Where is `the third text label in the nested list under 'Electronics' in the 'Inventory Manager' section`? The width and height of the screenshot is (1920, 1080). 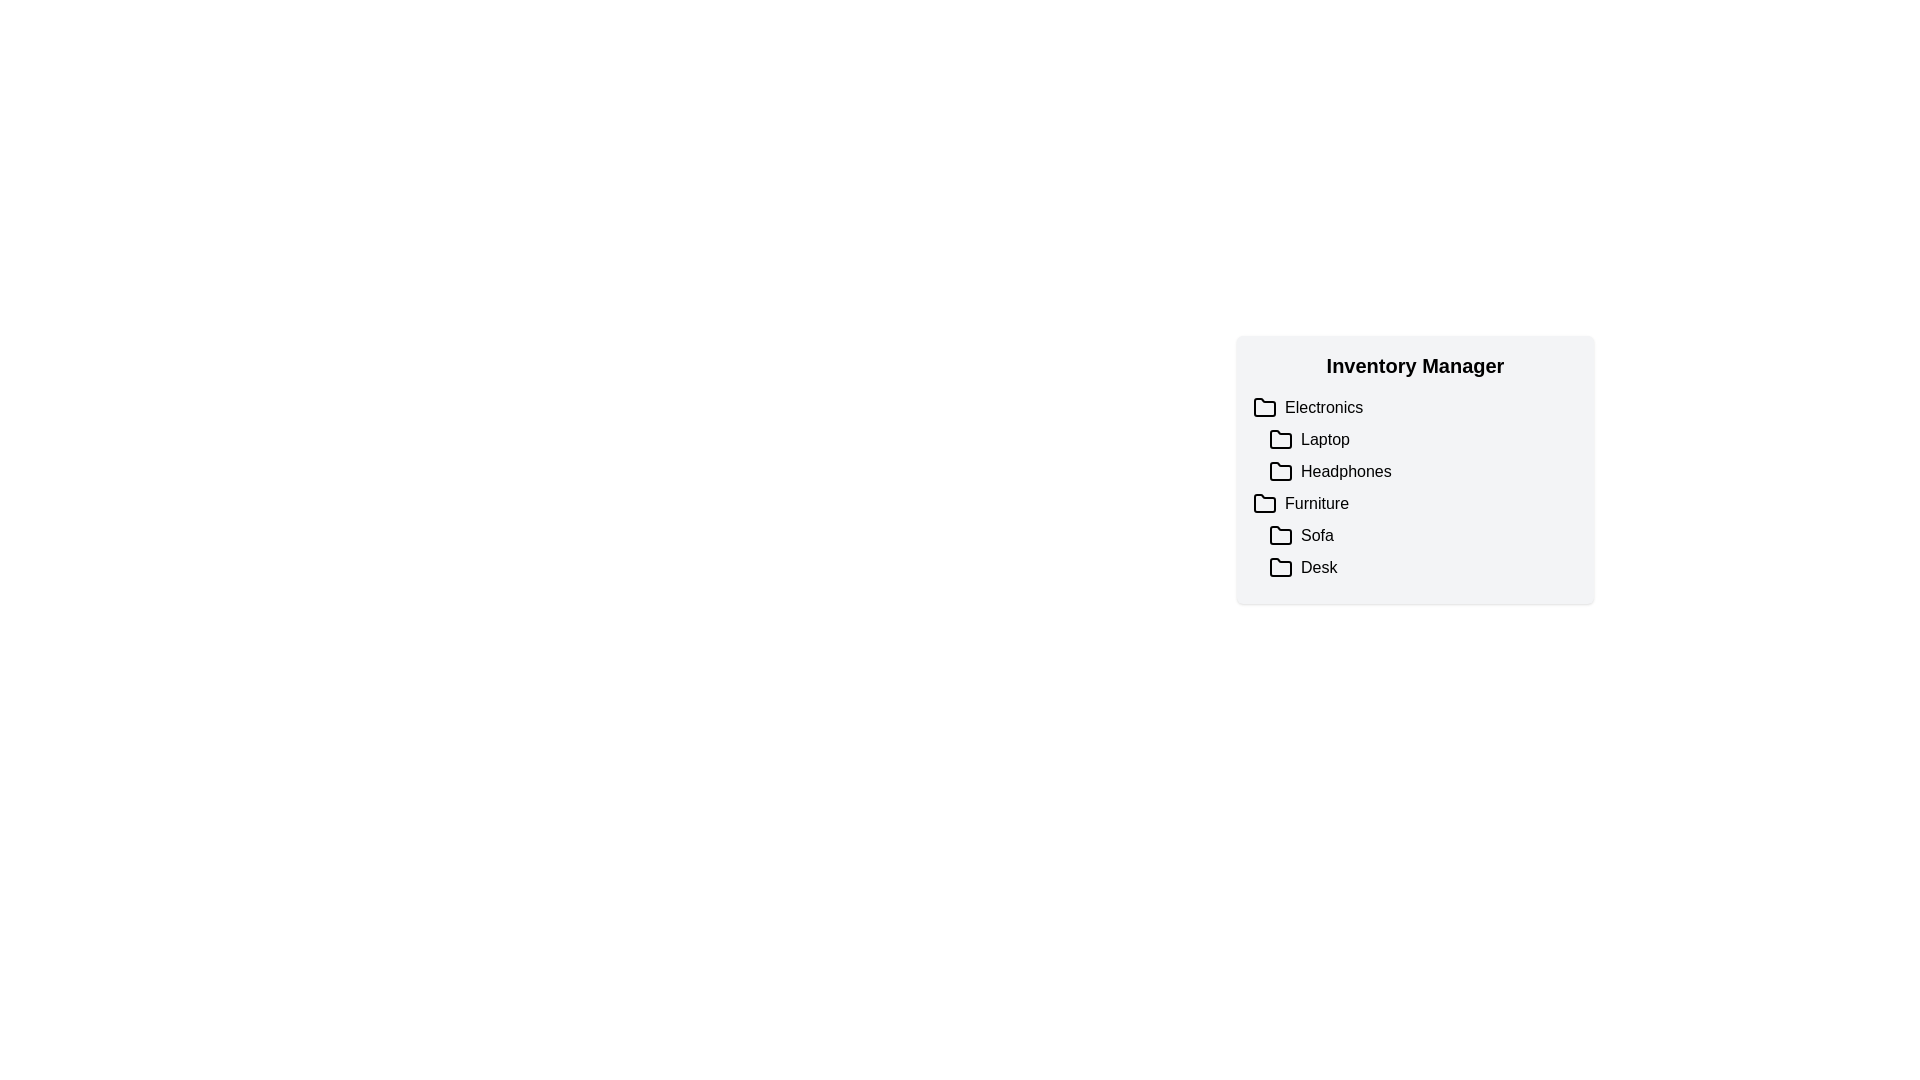
the third text label in the nested list under 'Electronics' in the 'Inventory Manager' section is located at coordinates (1346, 471).